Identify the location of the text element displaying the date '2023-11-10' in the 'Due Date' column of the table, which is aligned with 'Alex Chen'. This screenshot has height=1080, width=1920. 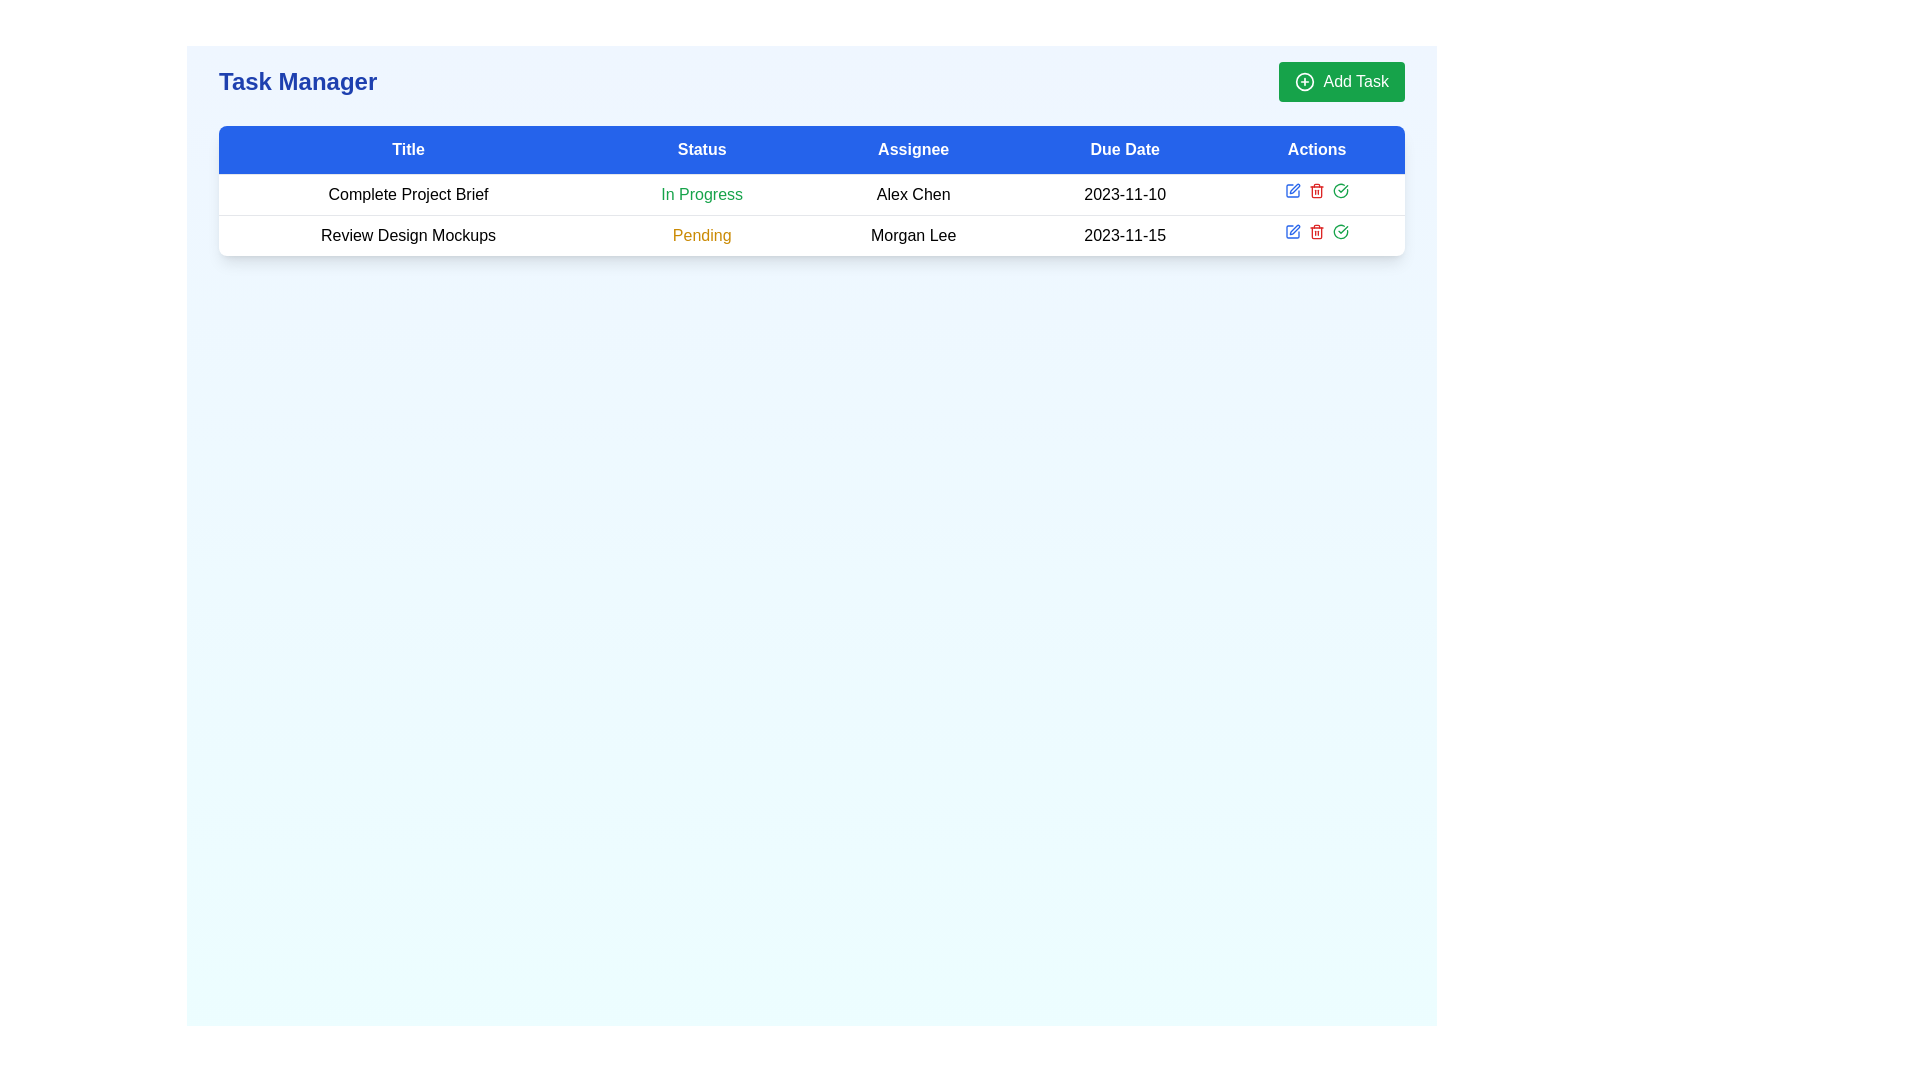
(1125, 195).